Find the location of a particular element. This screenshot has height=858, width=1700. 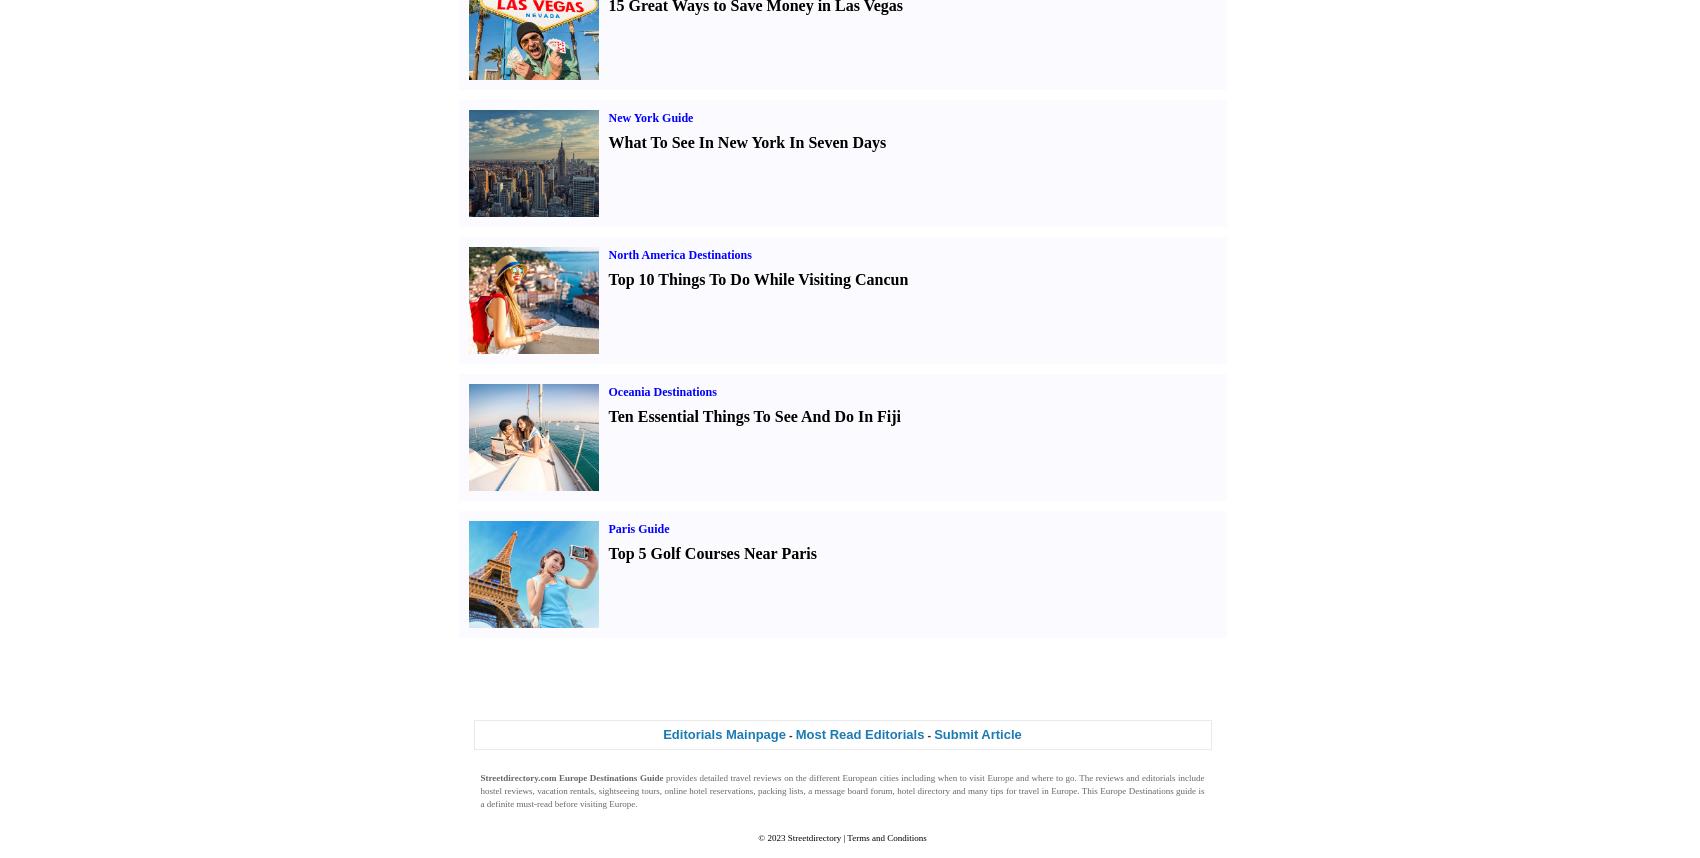

'include' is located at coordinates (1188, 778).